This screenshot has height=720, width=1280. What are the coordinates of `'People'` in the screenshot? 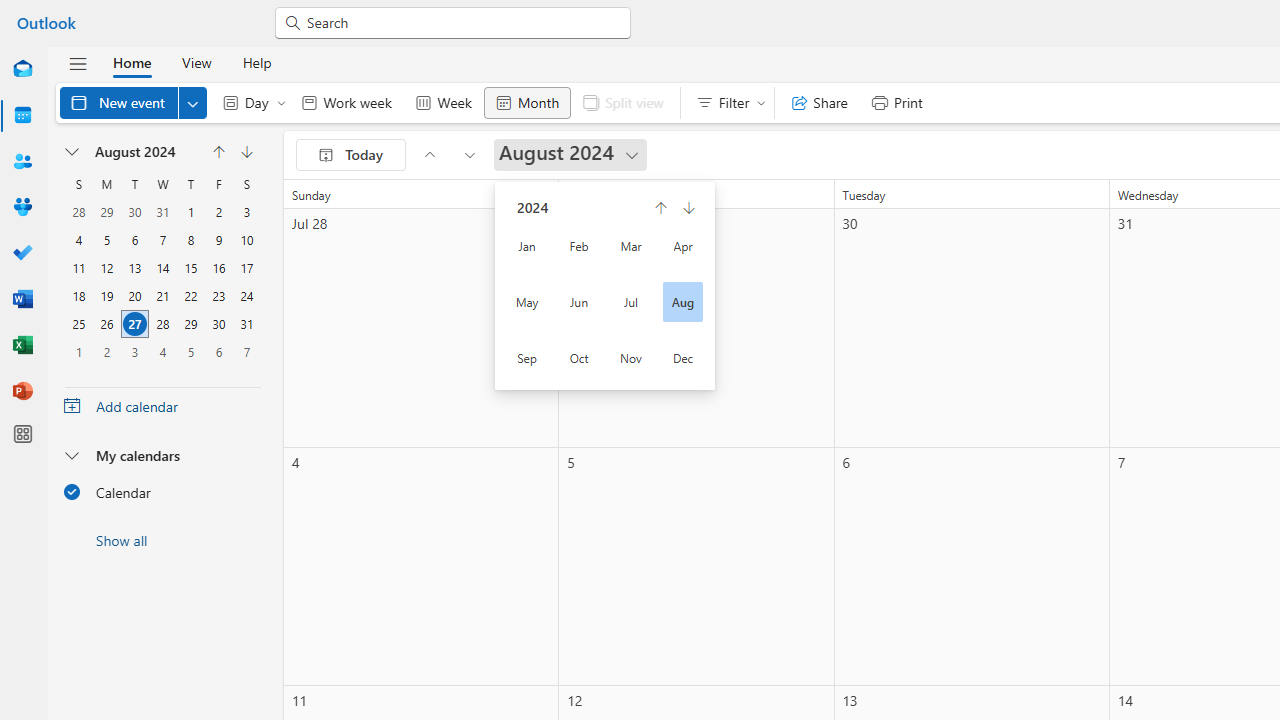 It's located at (23, 161).